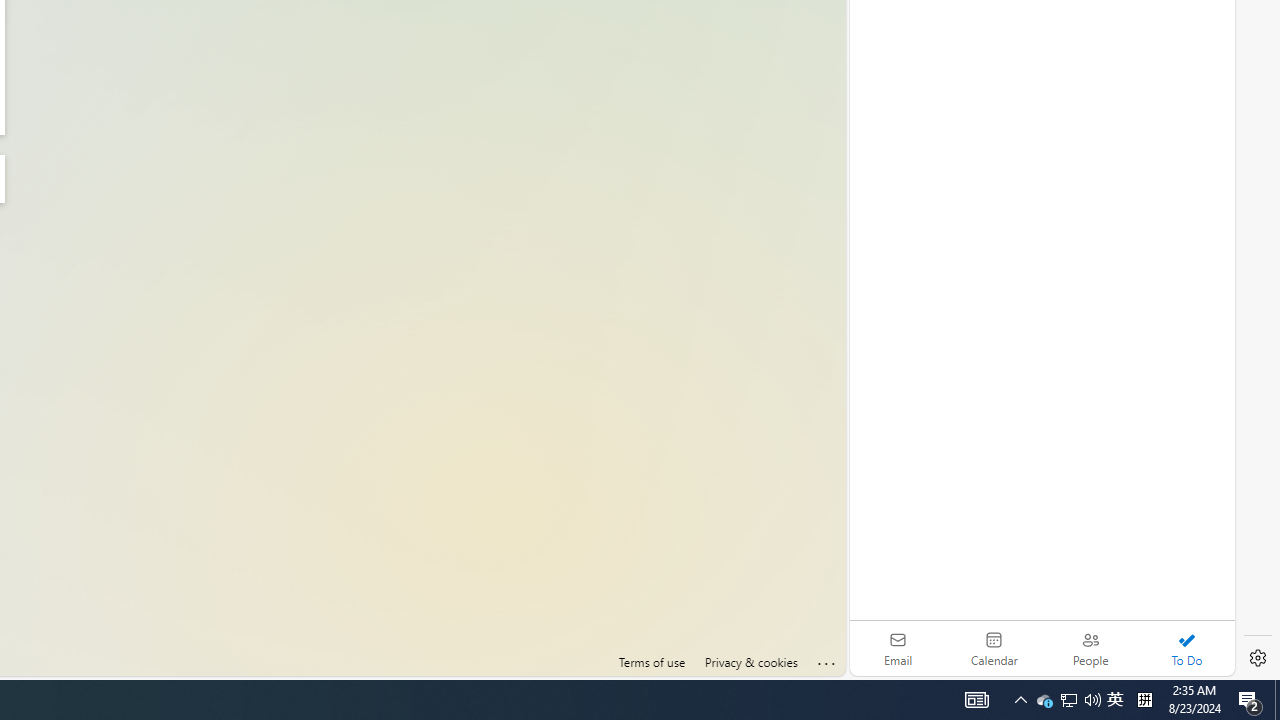  I want to click on 'Privacy & cookies', so click(749, 662).